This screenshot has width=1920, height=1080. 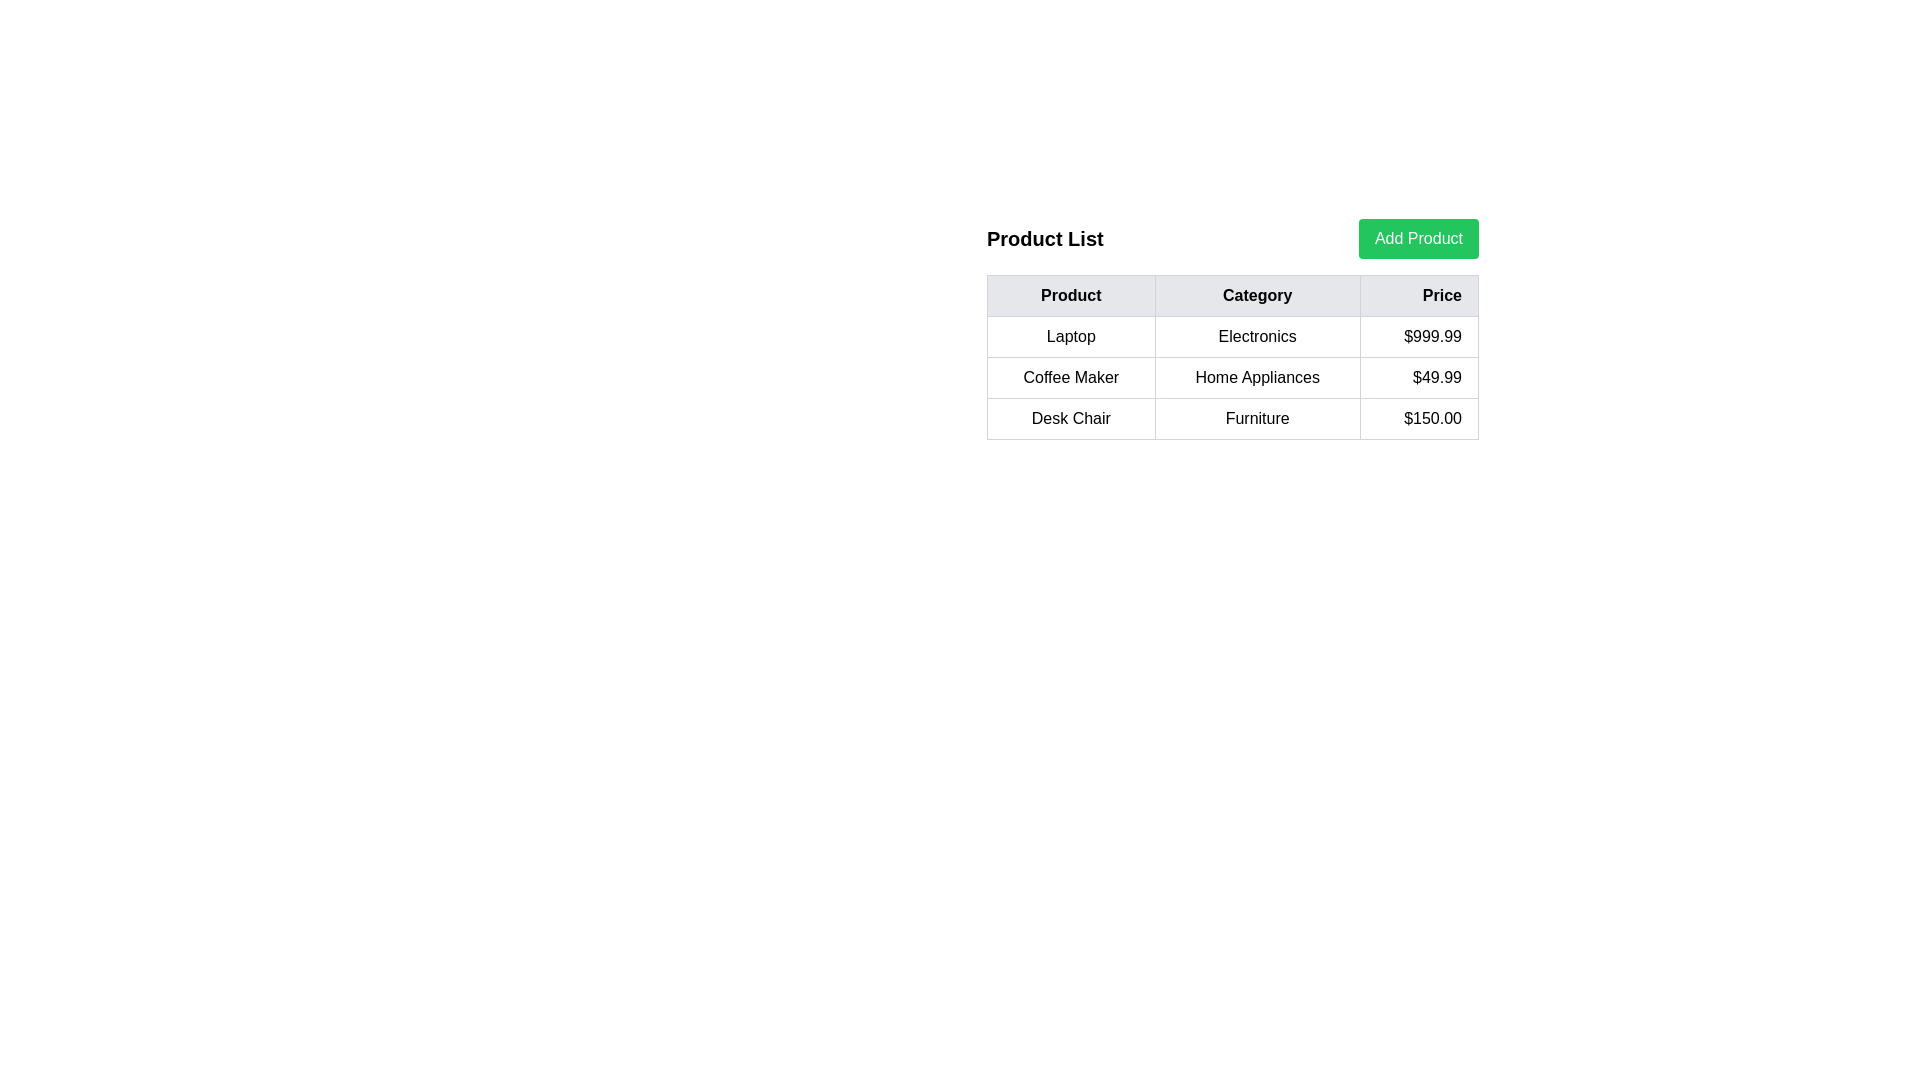 What do you see at coordinates (1256, 296) in the screenshot?
I see `the 'Category' text label, which serves as the header for the category column in the product table, located between 'Product' and 'Price'` at bounding box center [1256, 296].